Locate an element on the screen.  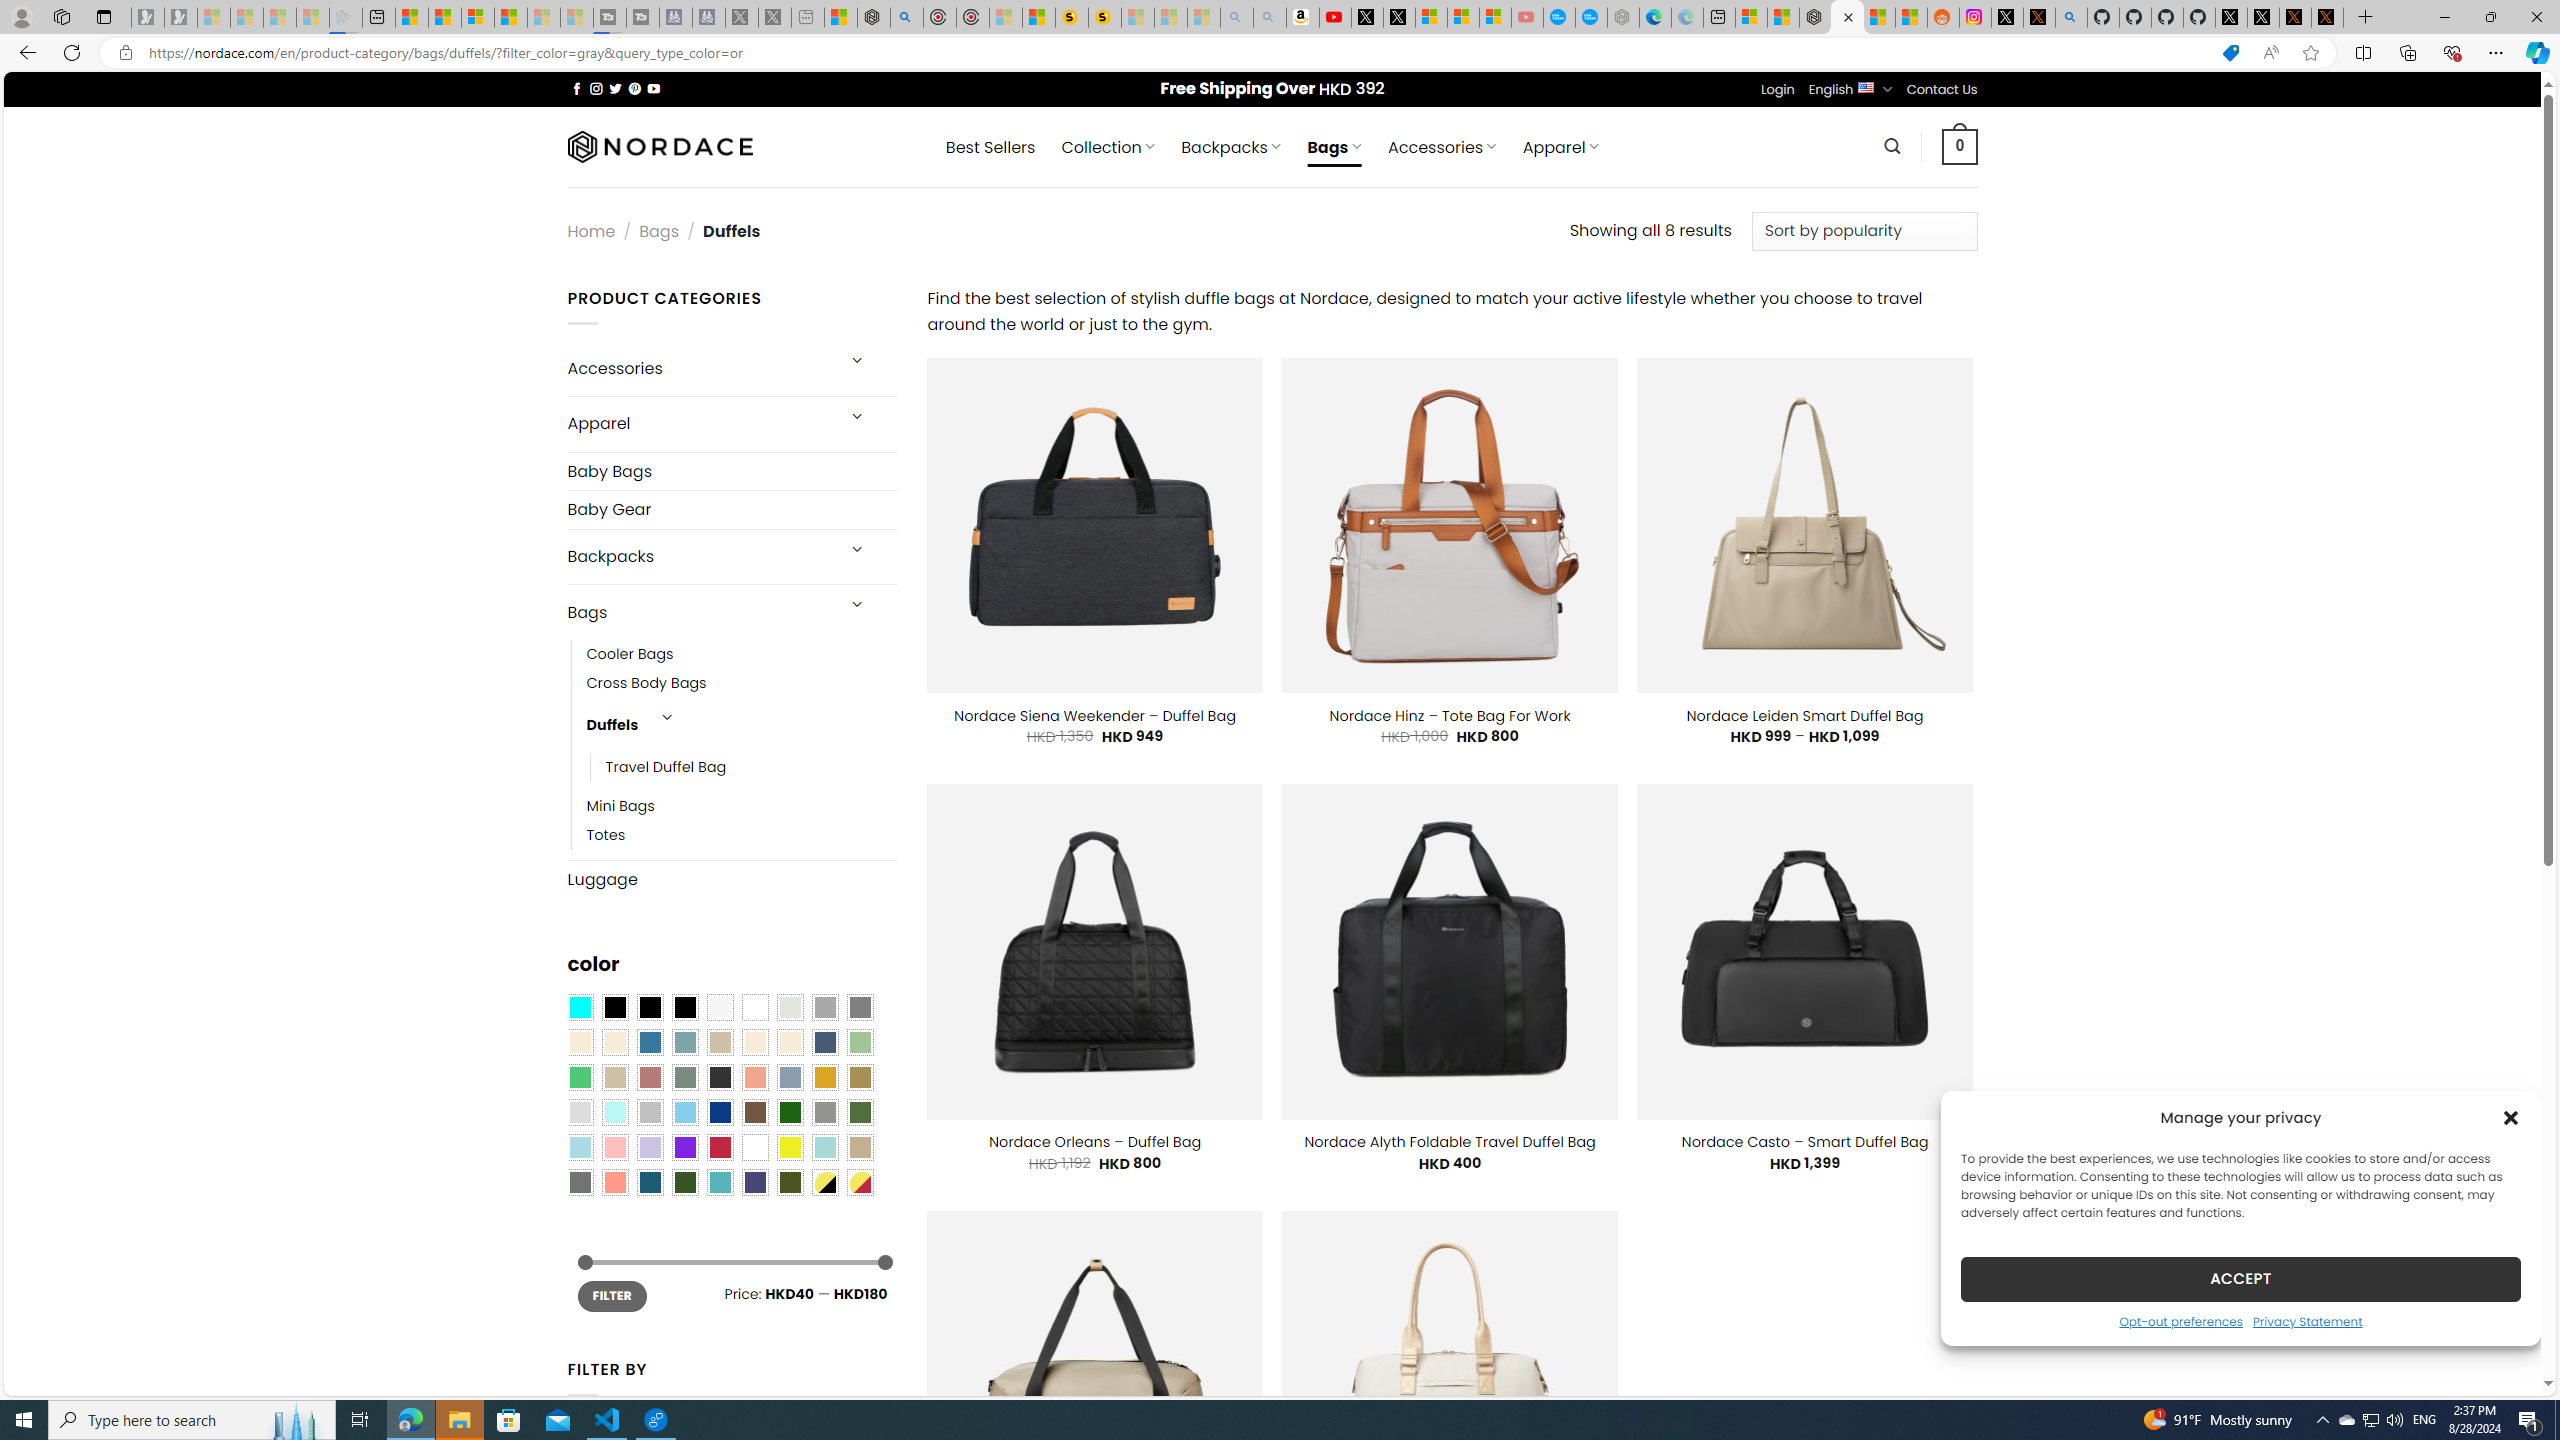
'The most popular Google ' is located at coordinates (1590, 16).